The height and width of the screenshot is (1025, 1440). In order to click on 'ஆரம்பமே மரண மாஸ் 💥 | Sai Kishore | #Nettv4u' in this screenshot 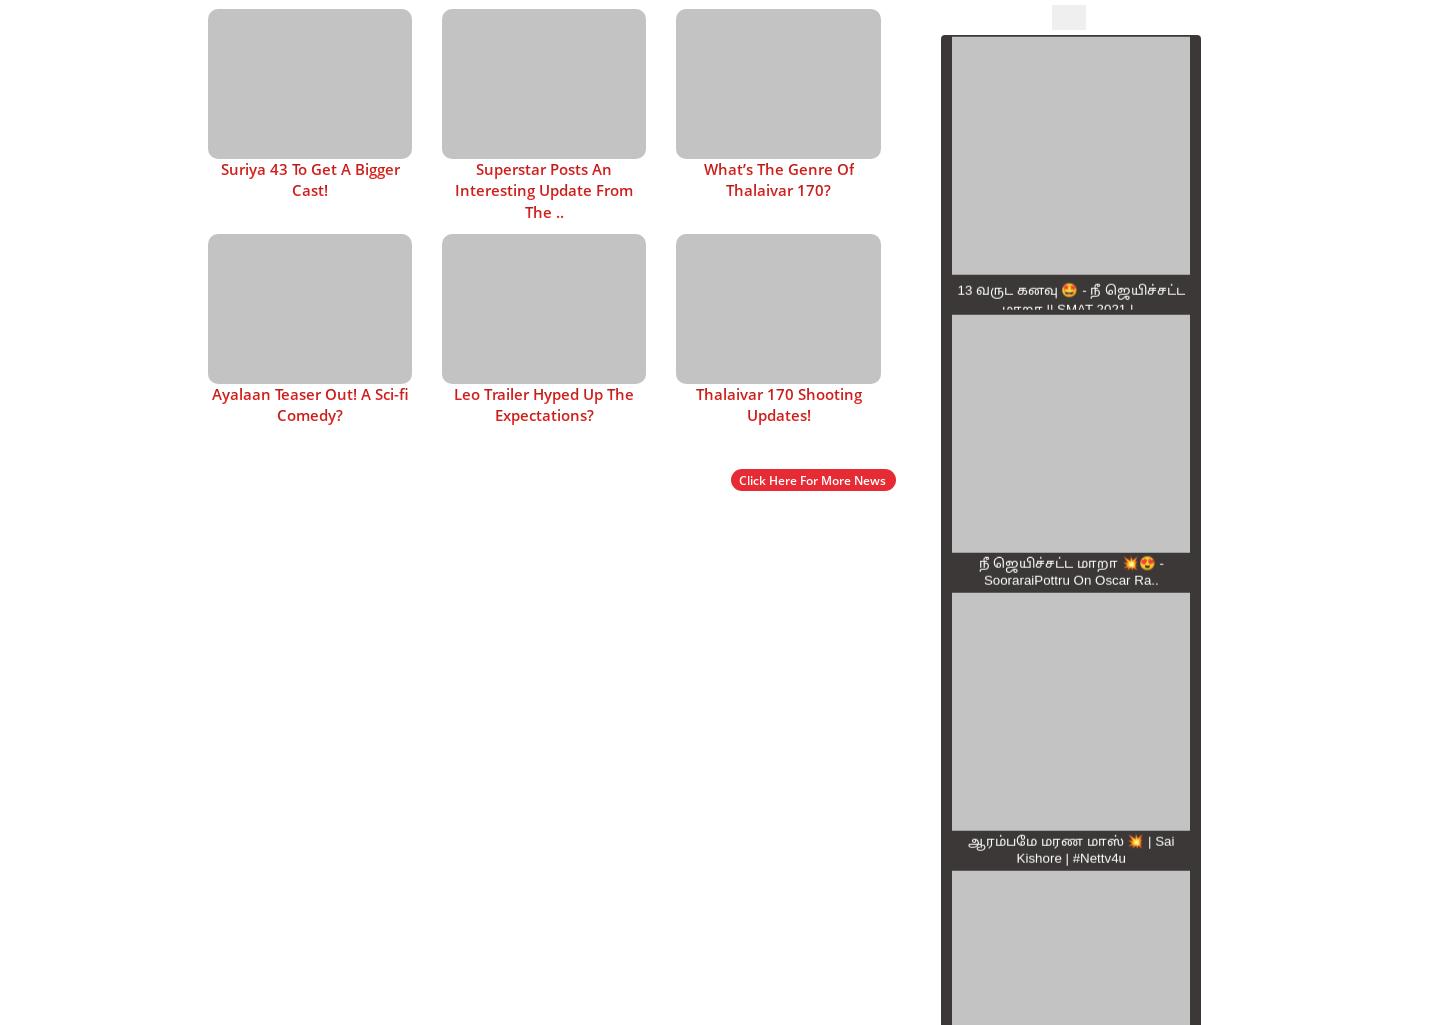, I will do `click(1071, 847)`.